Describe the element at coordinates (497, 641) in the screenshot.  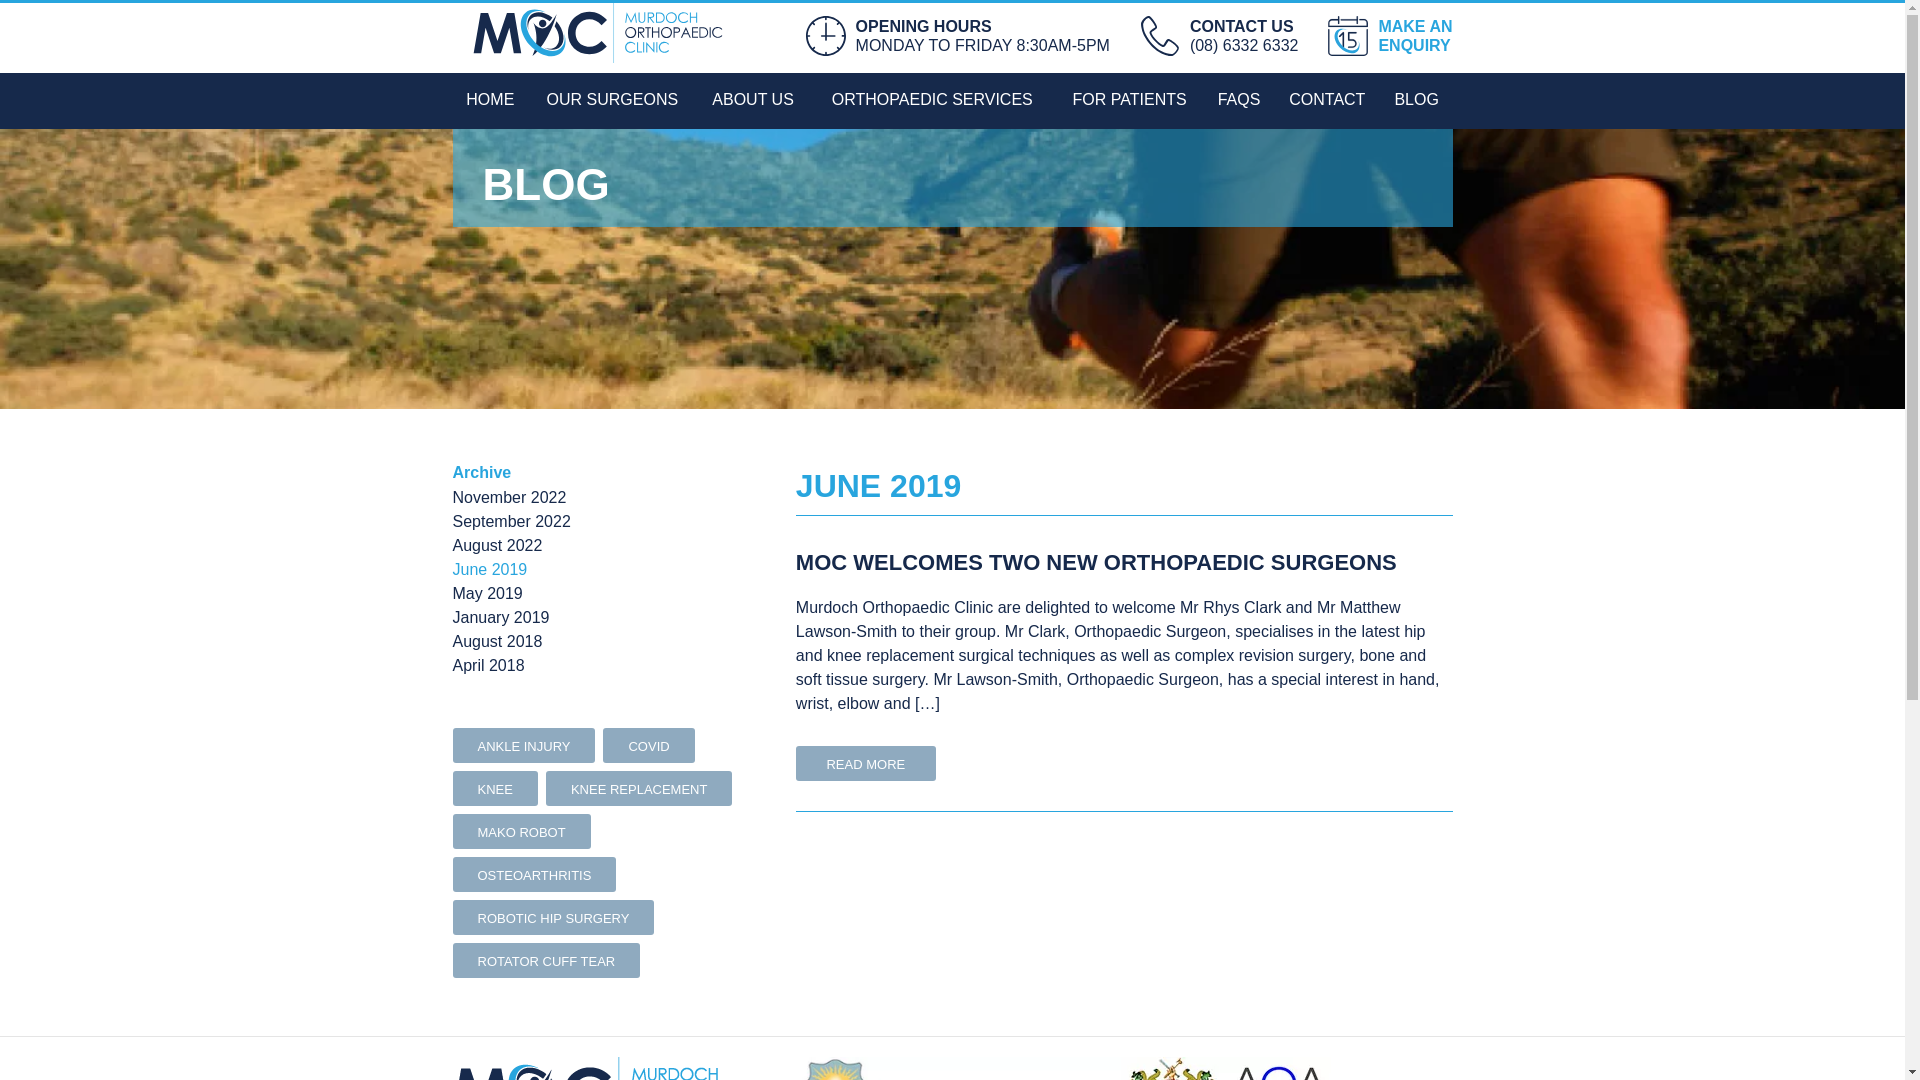
I see `'August 2018'` at that location.